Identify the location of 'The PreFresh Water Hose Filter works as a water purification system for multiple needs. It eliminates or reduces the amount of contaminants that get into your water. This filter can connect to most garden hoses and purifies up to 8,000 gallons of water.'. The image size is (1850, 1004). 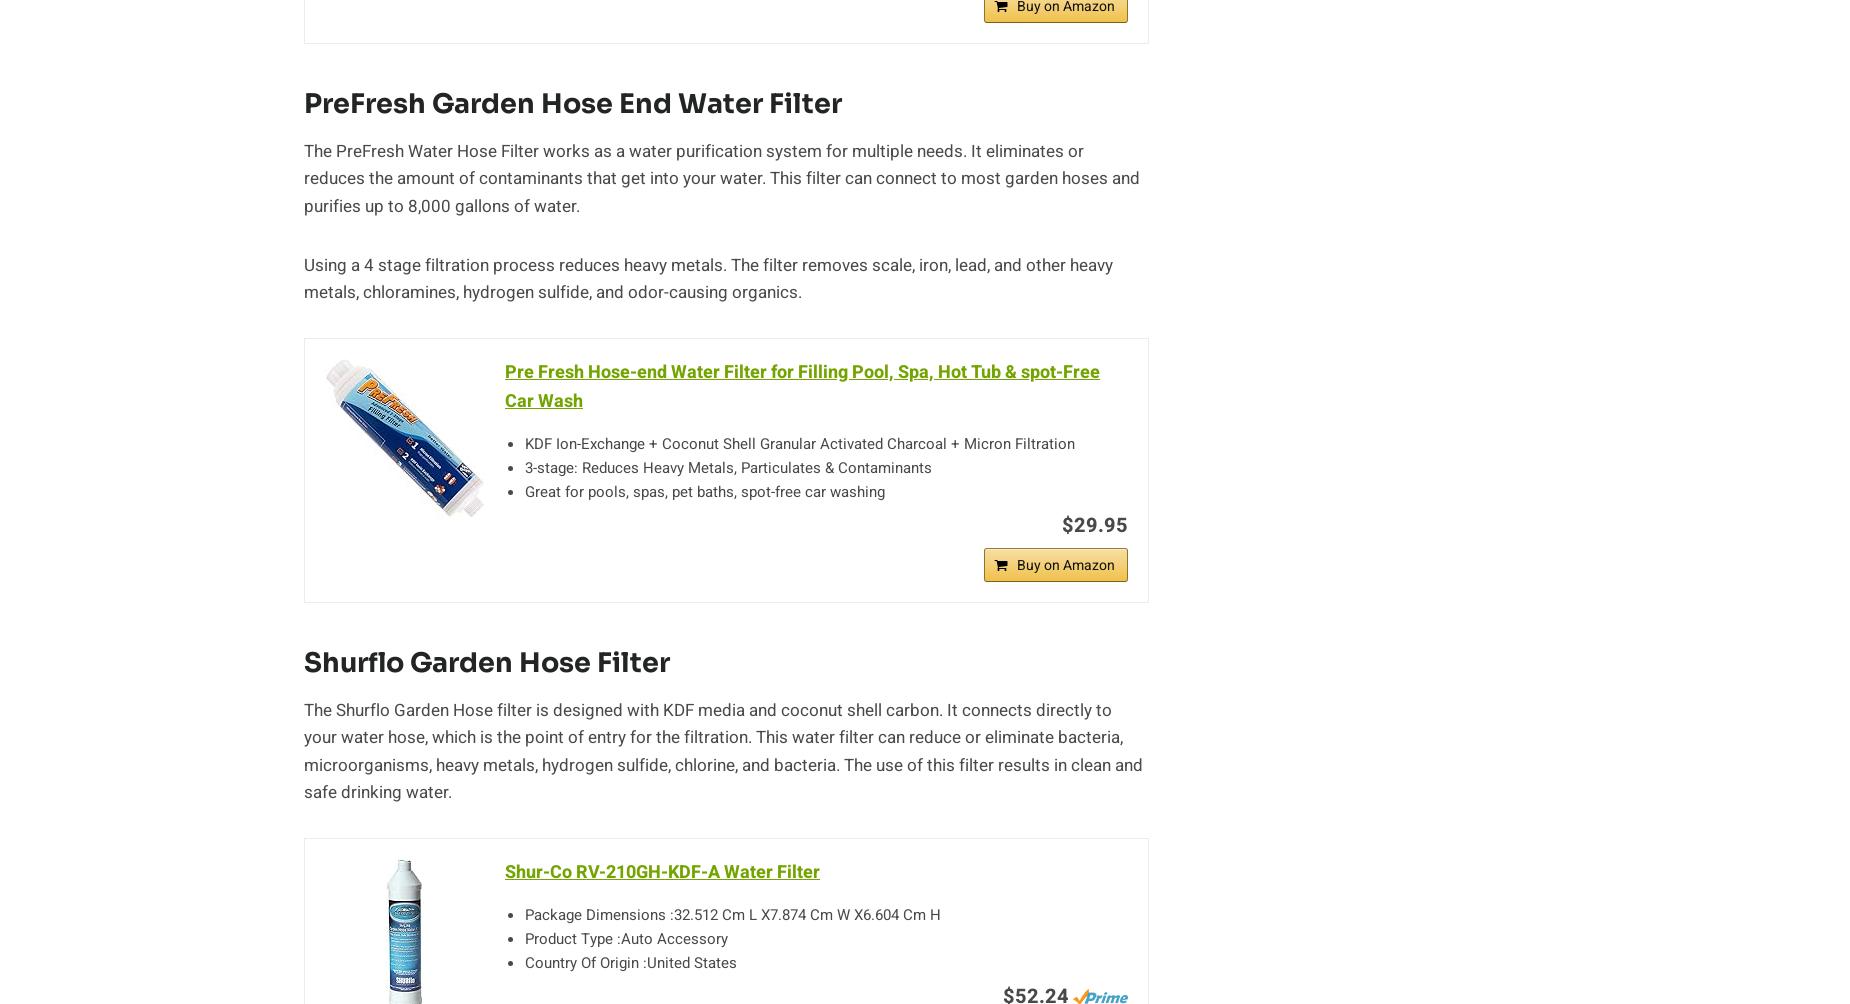
(722, 177).